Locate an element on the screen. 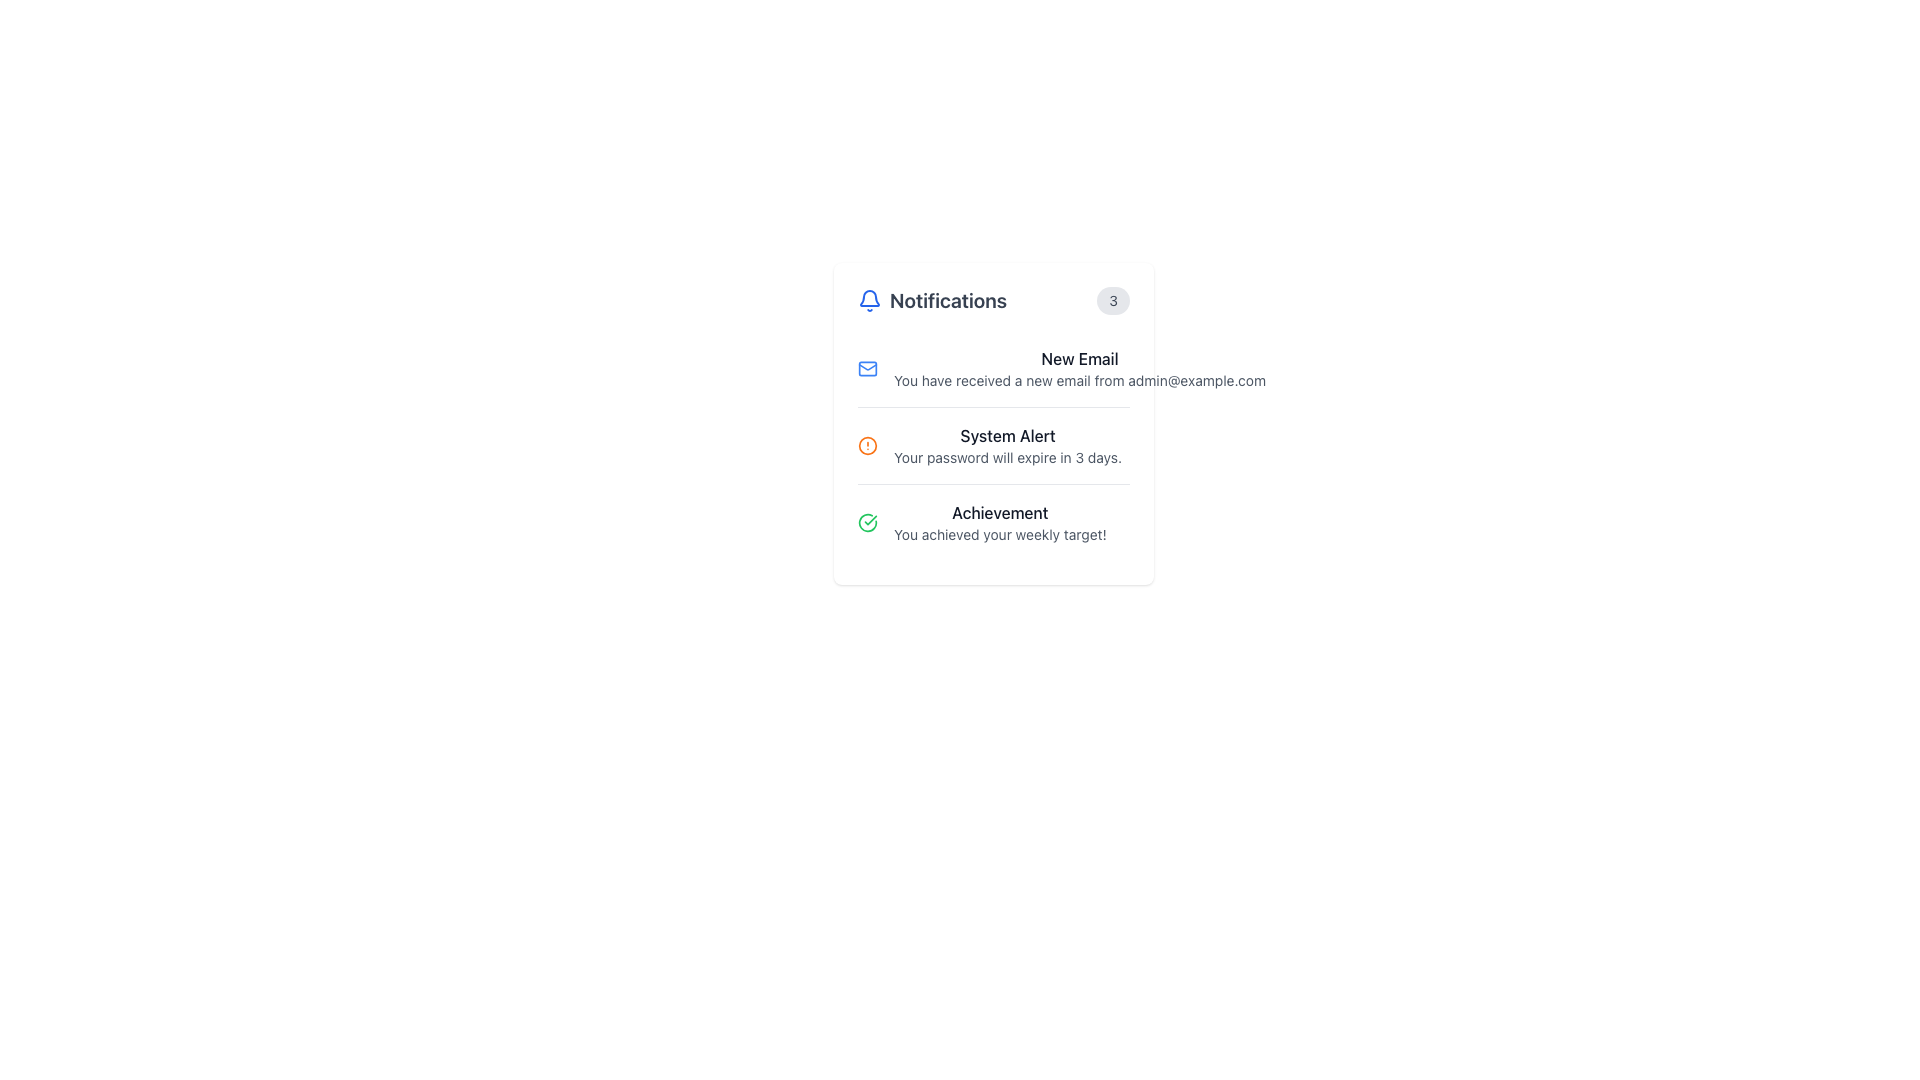  the blue outlined bell icon located to the left of the 'Notifications' text for interaction with notifications is located at coordinates (869, 300).